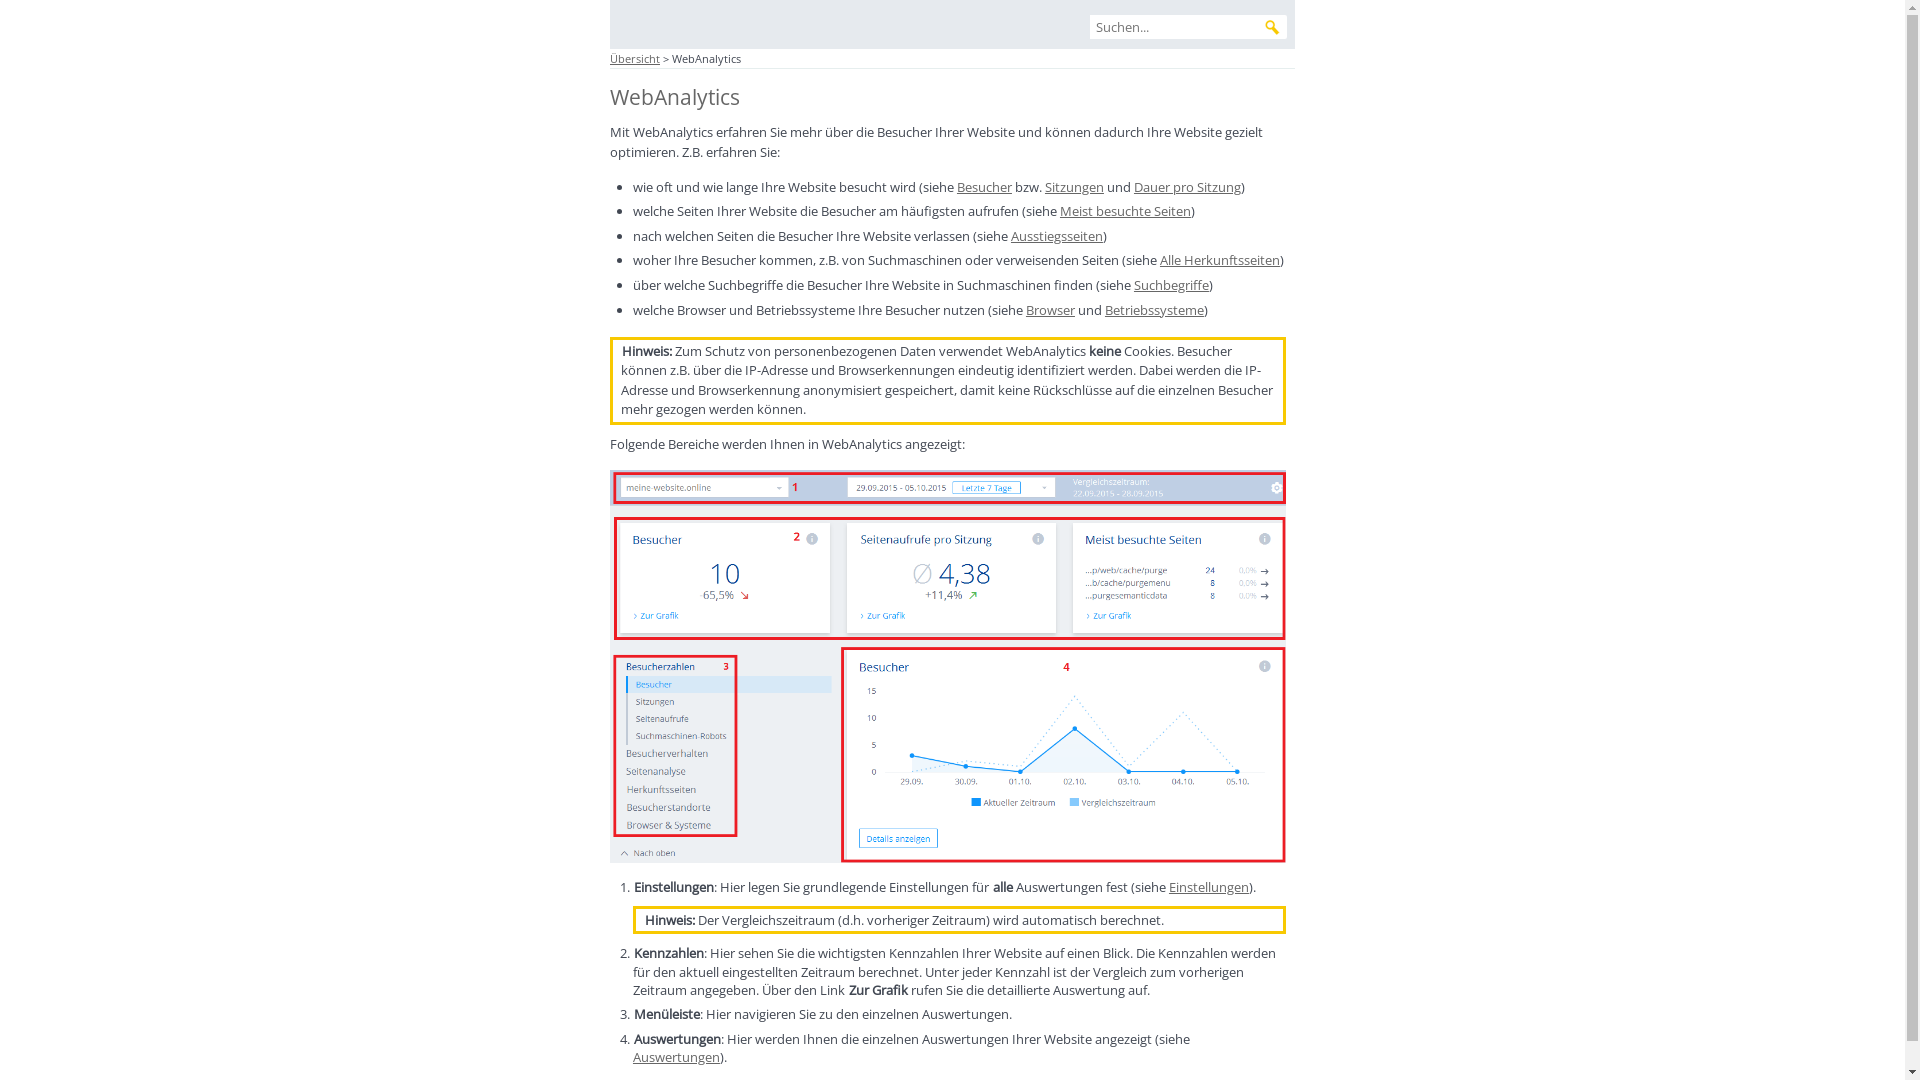  I want to click on 'Auswertungen', so click(676, 1055).